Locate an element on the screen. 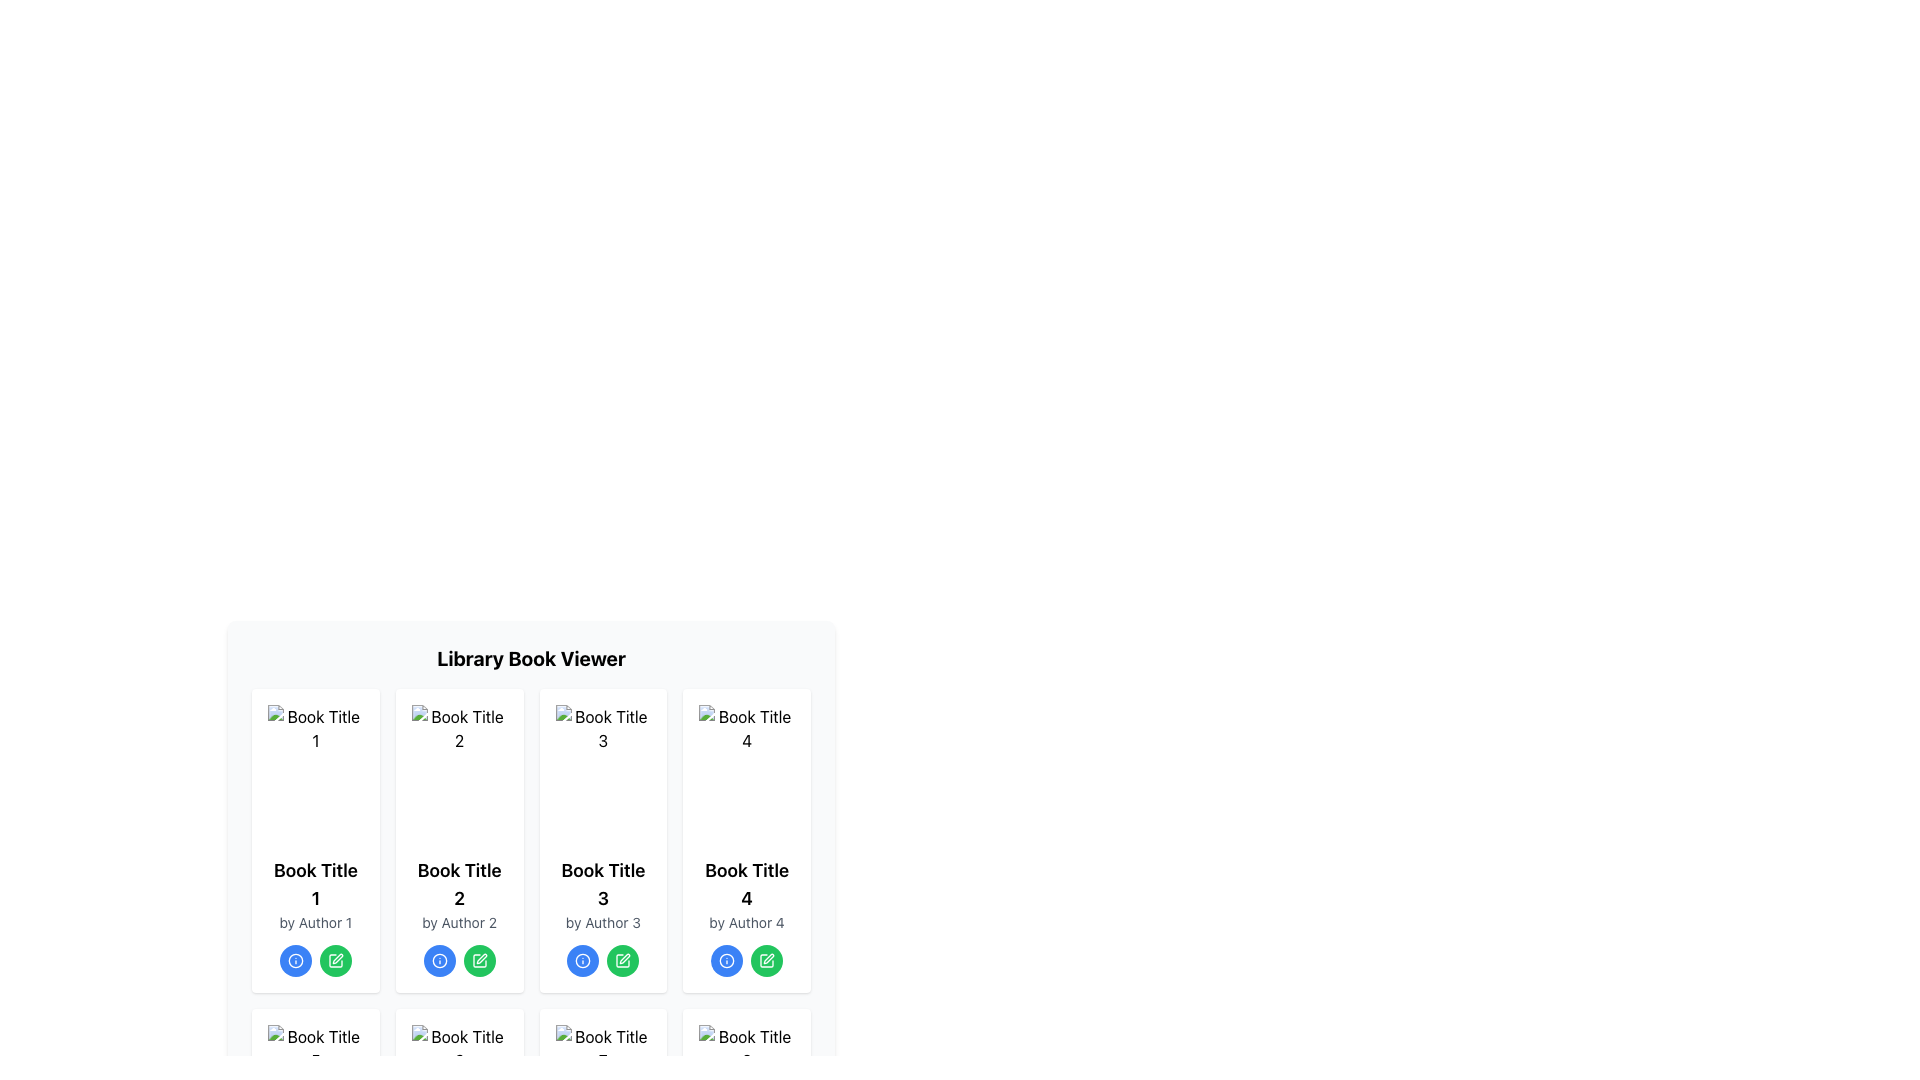 This screenshot has height=1080, width=1920. the visual representation of the book titled 'Book Title 3' located in the third card labeled 'Book Title 3 by Author 3' is located at coordinates (602, 775).